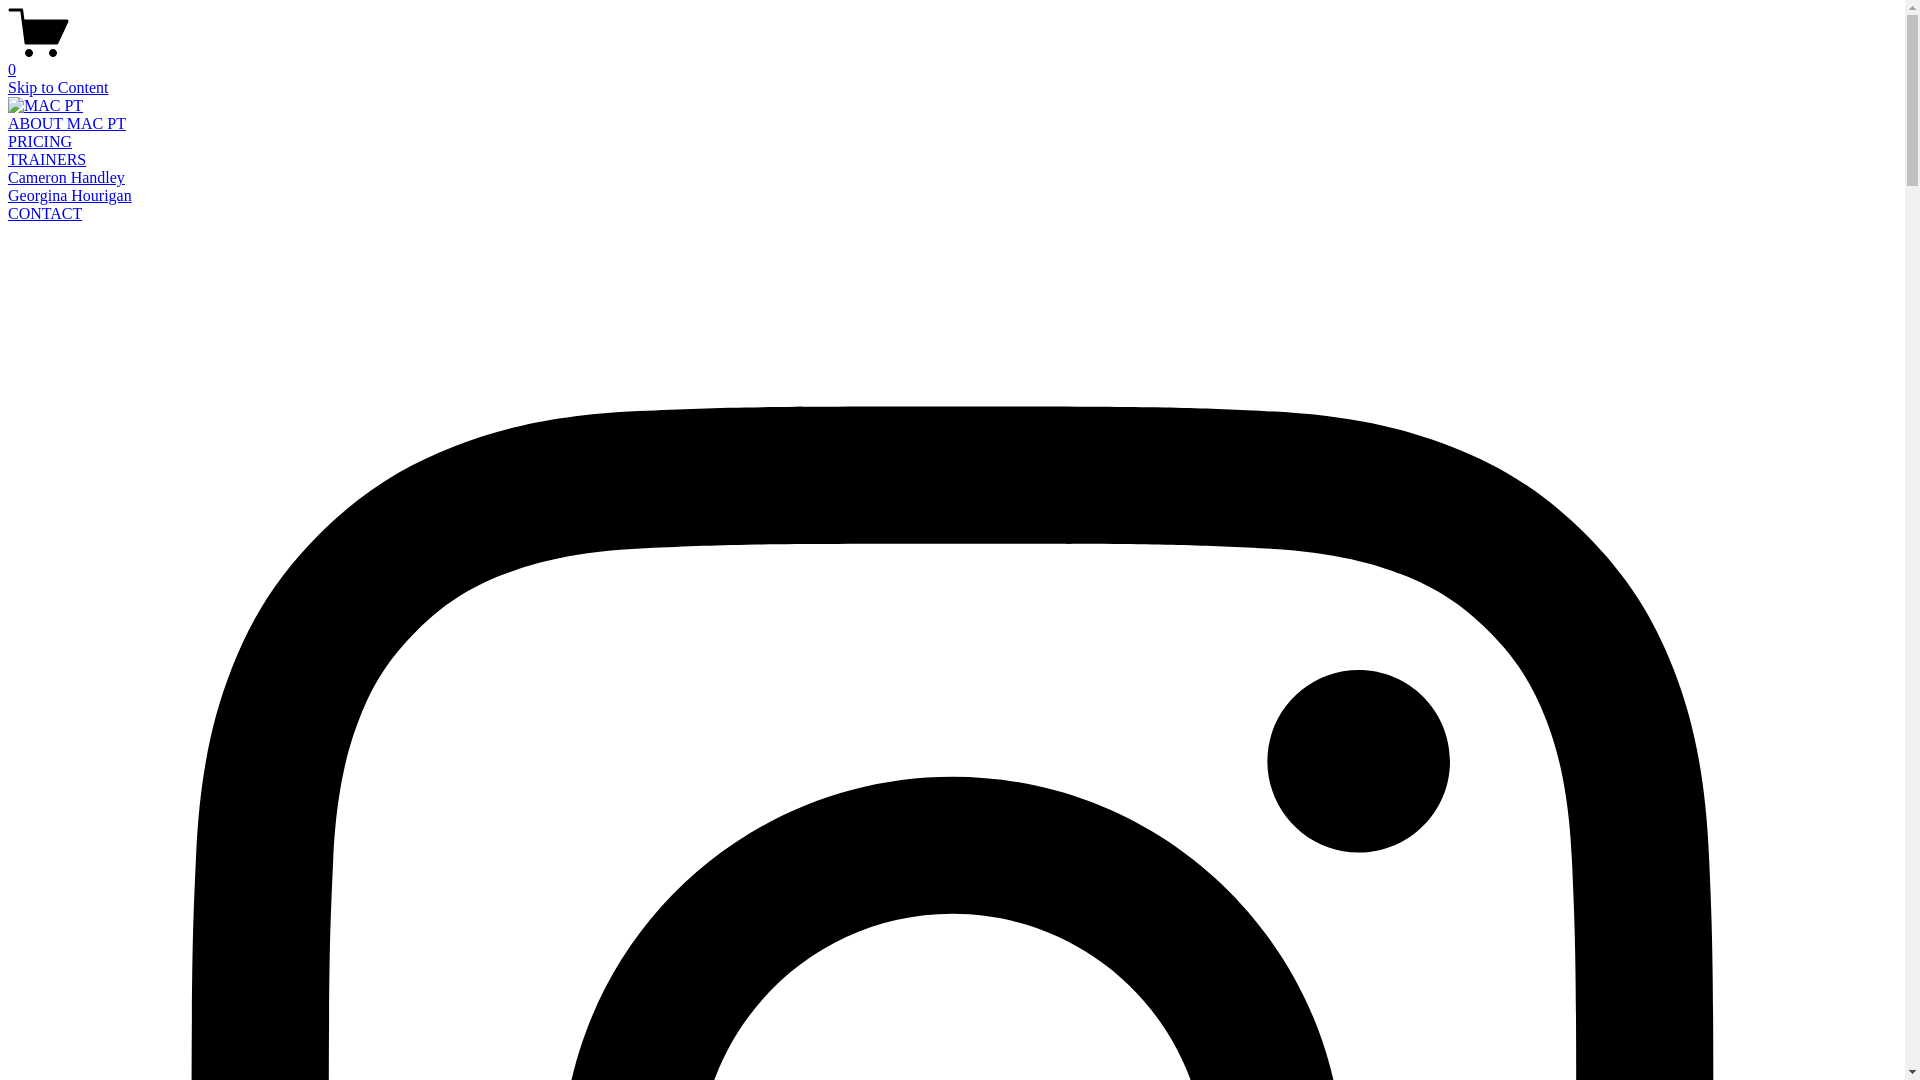 The image size is (1920, 1080). I want to click on 'PRICING', so click(8, 140).